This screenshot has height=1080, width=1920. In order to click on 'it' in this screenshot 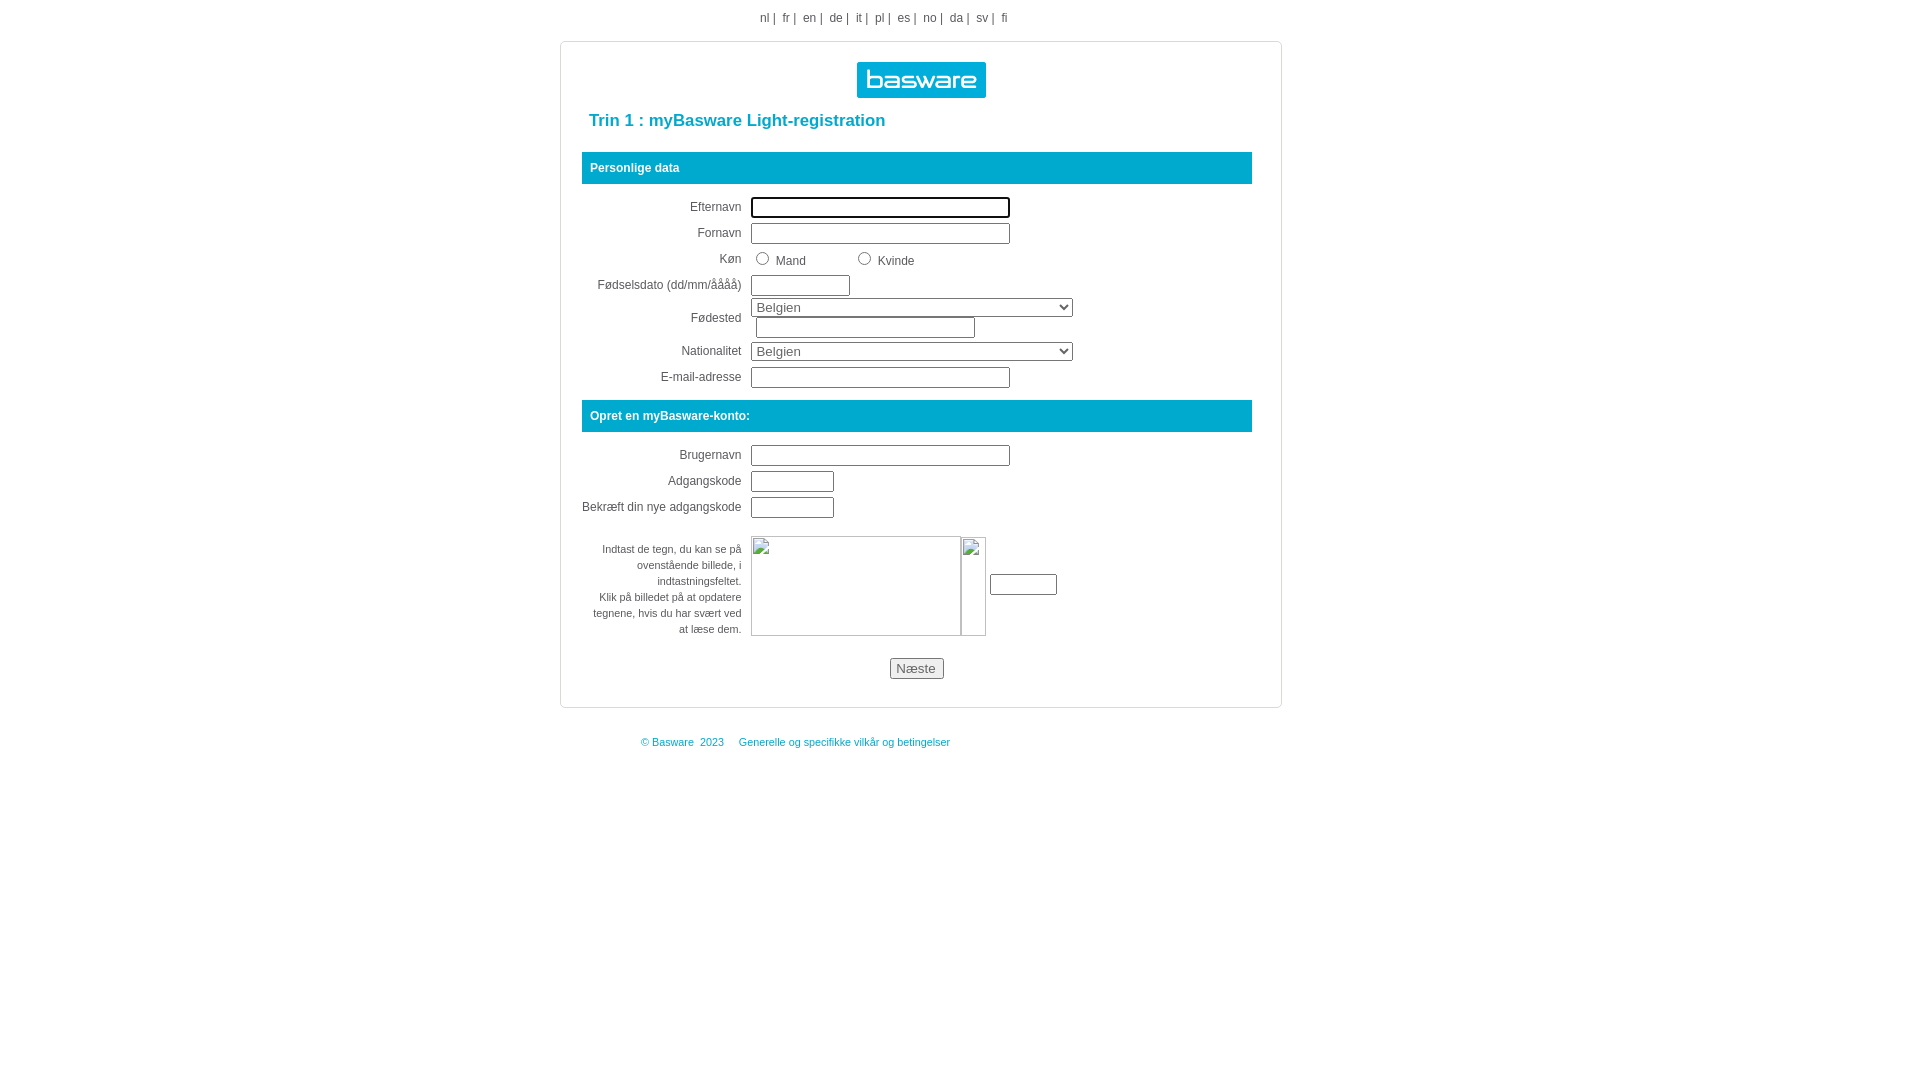, I will do `click(859, 18)`.